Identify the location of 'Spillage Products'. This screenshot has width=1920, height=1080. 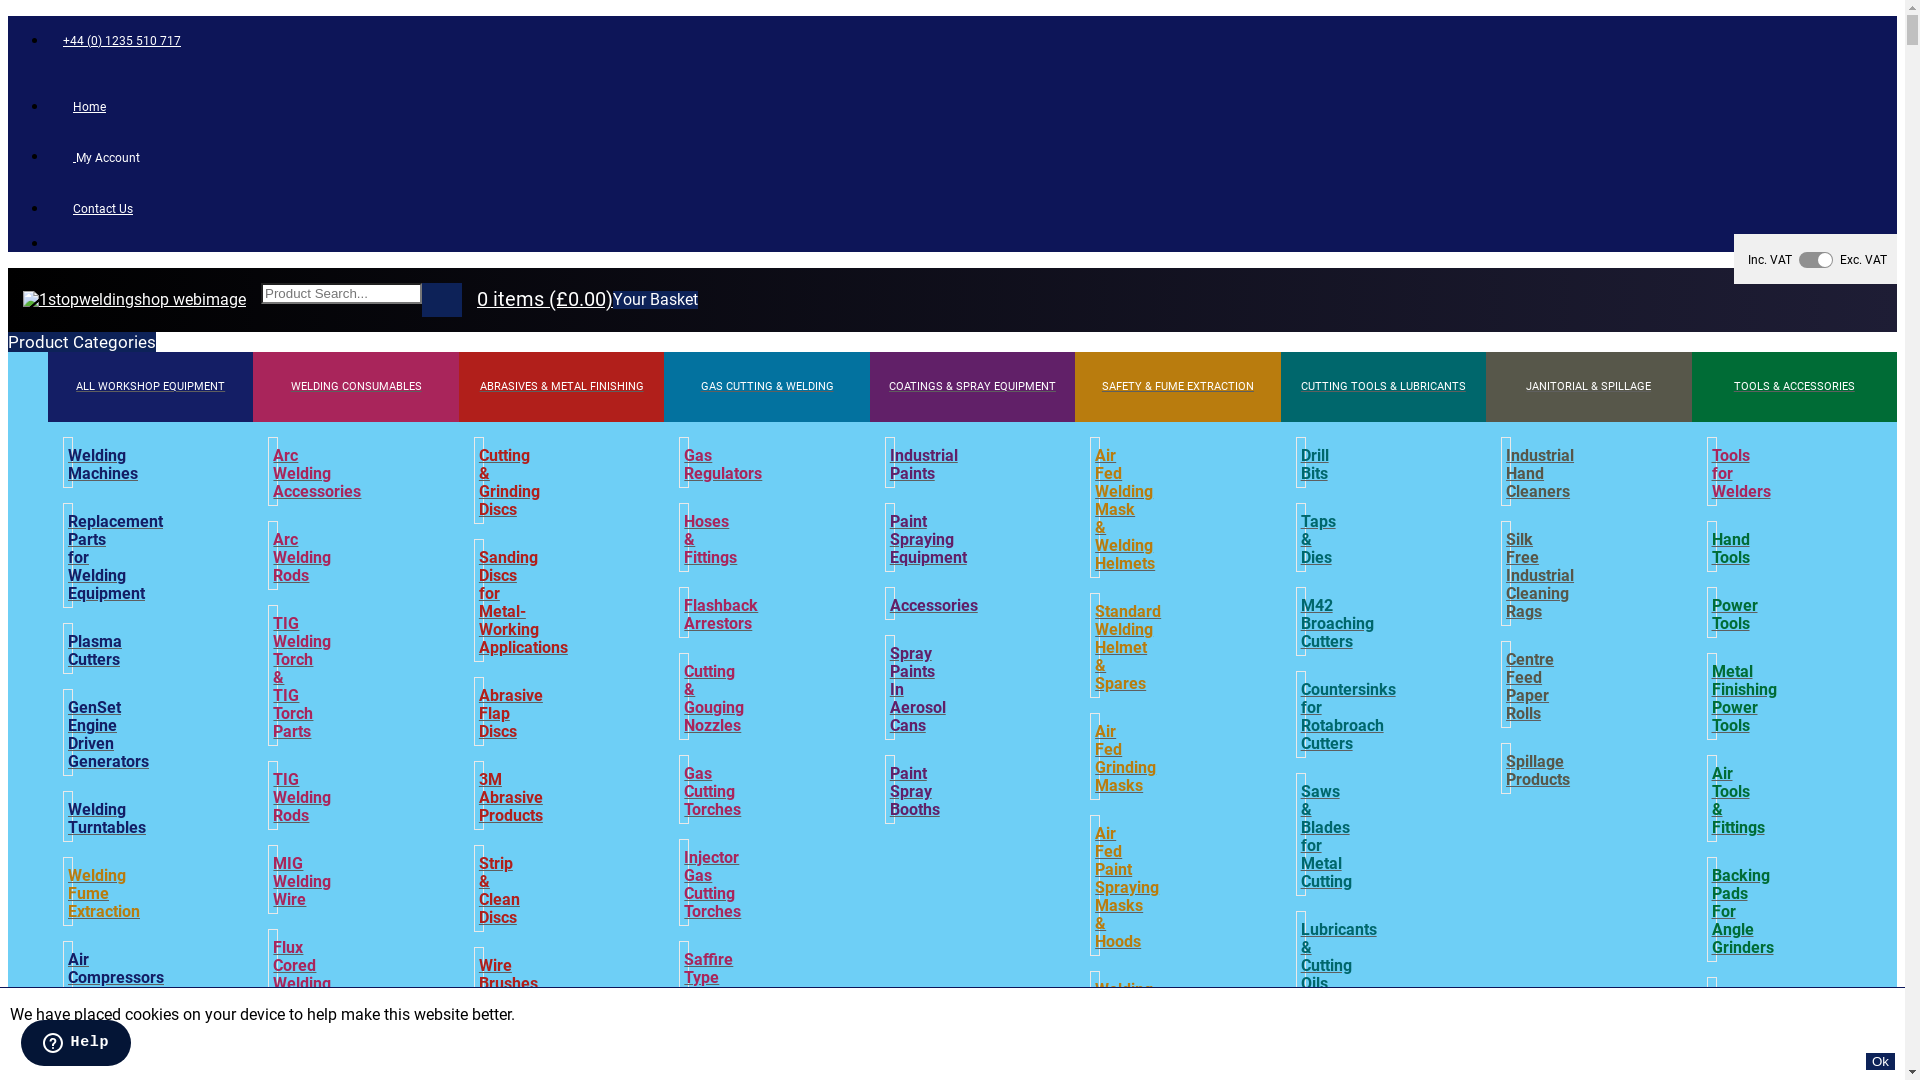
(1536, 770).